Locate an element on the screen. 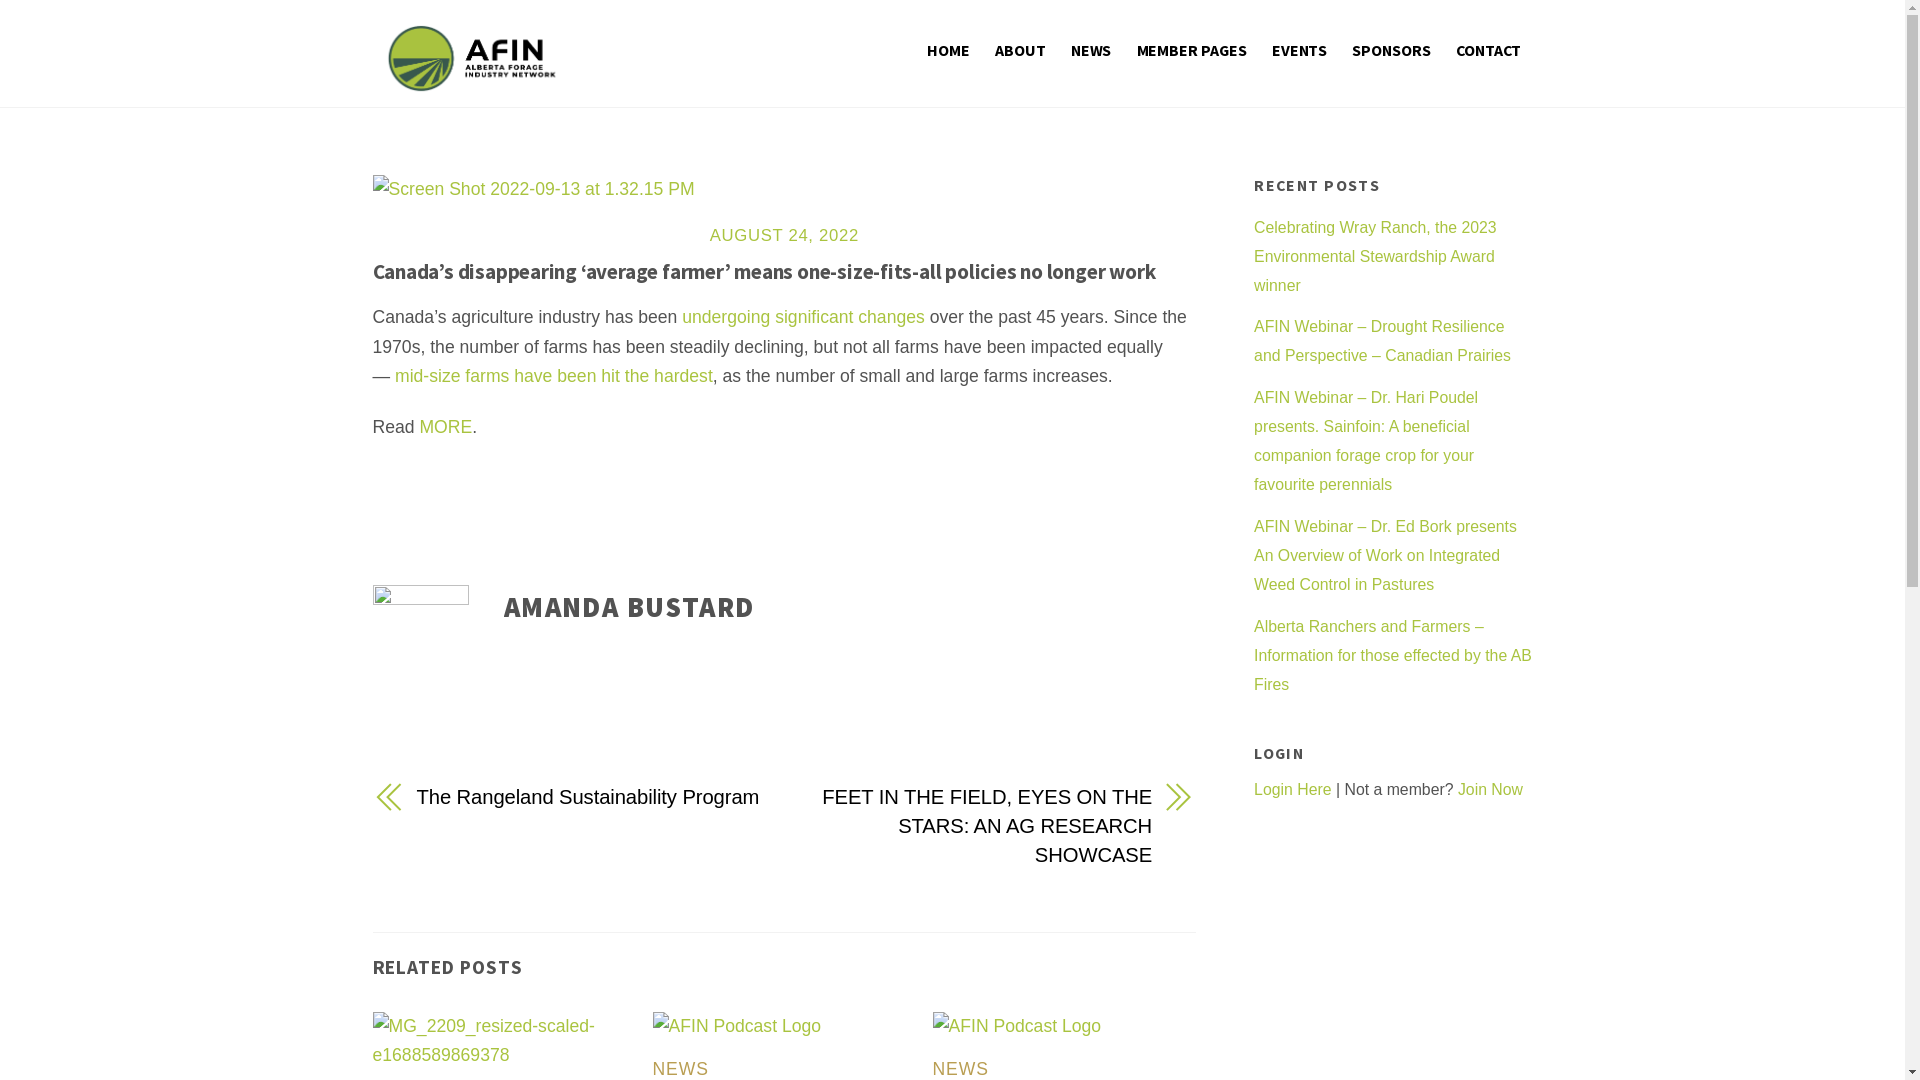 This screenshot has height=1080, width=1920. 'HOME' is located at coordinates (947, 48).